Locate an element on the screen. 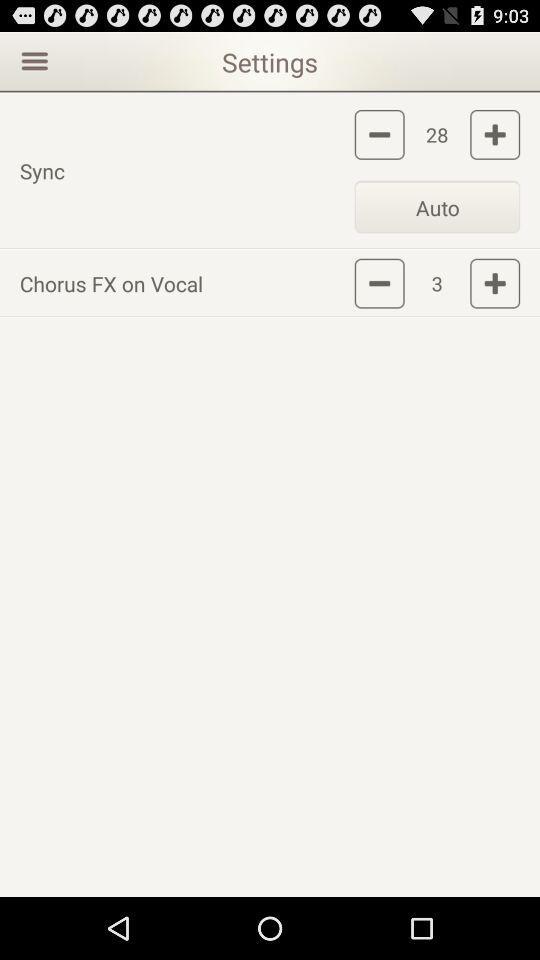 The width and height of the screenshot is (540, 960). decrease the chorus fx on vocal option is located at coordinates (379, 282).